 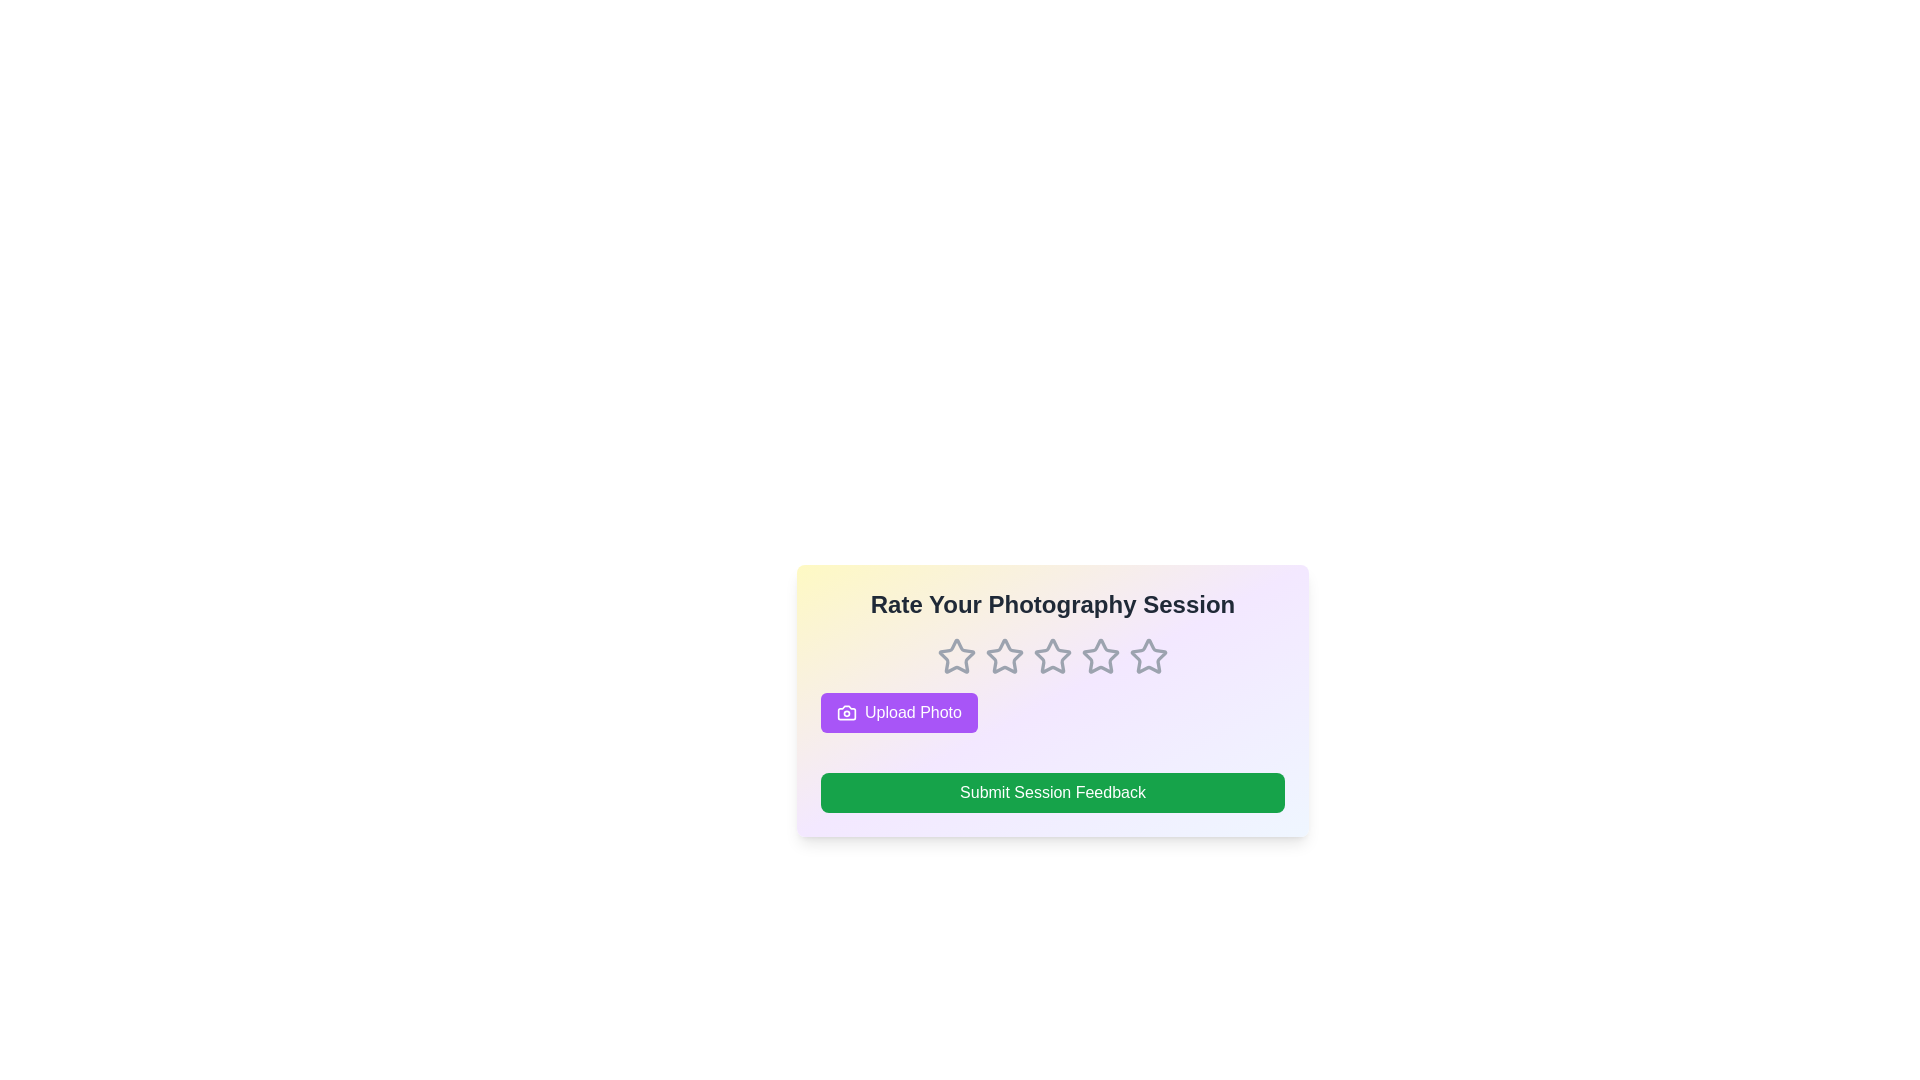 I want to click on the rating to 2 stars by clicking on the corresponding star, so click(x=1004, y=656).